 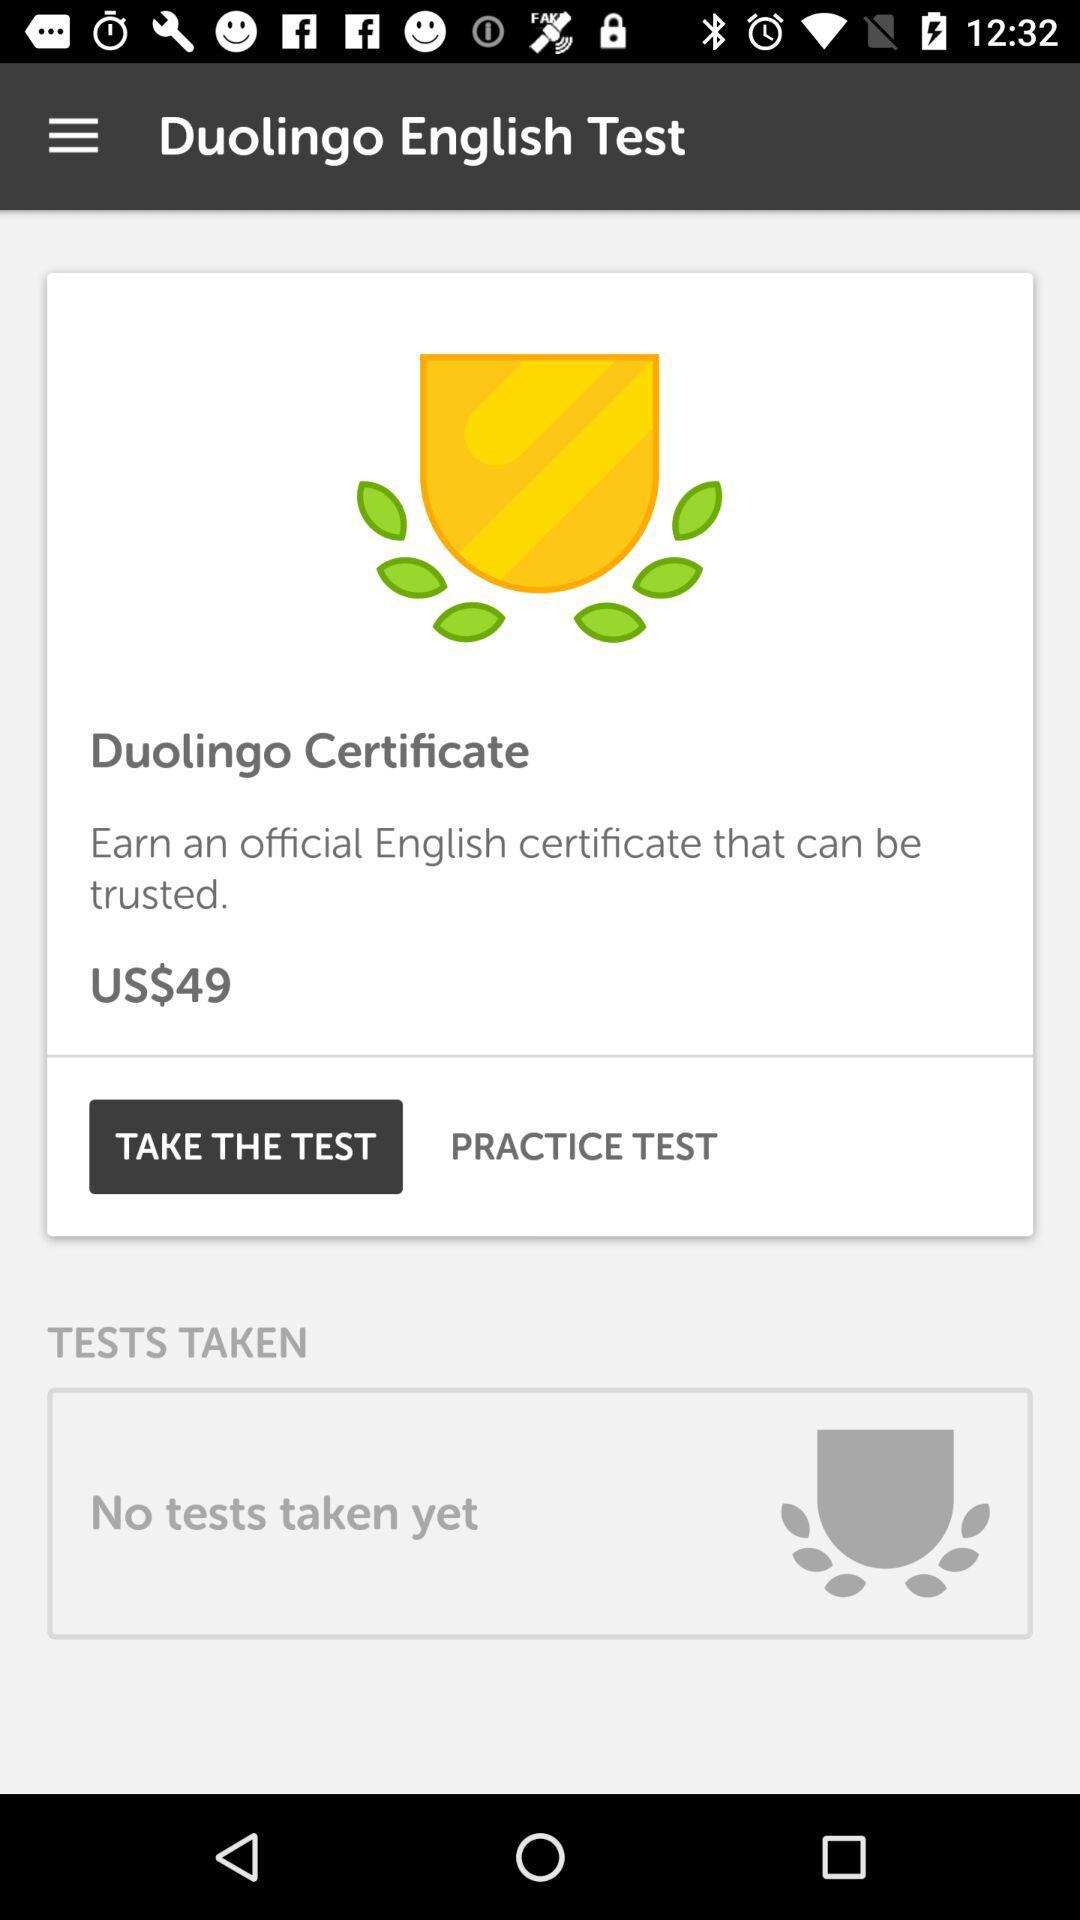 What do you see at coordinates (540, 868) in the screenshot?
I see `the earn an official` at bounding box center [540, 868].